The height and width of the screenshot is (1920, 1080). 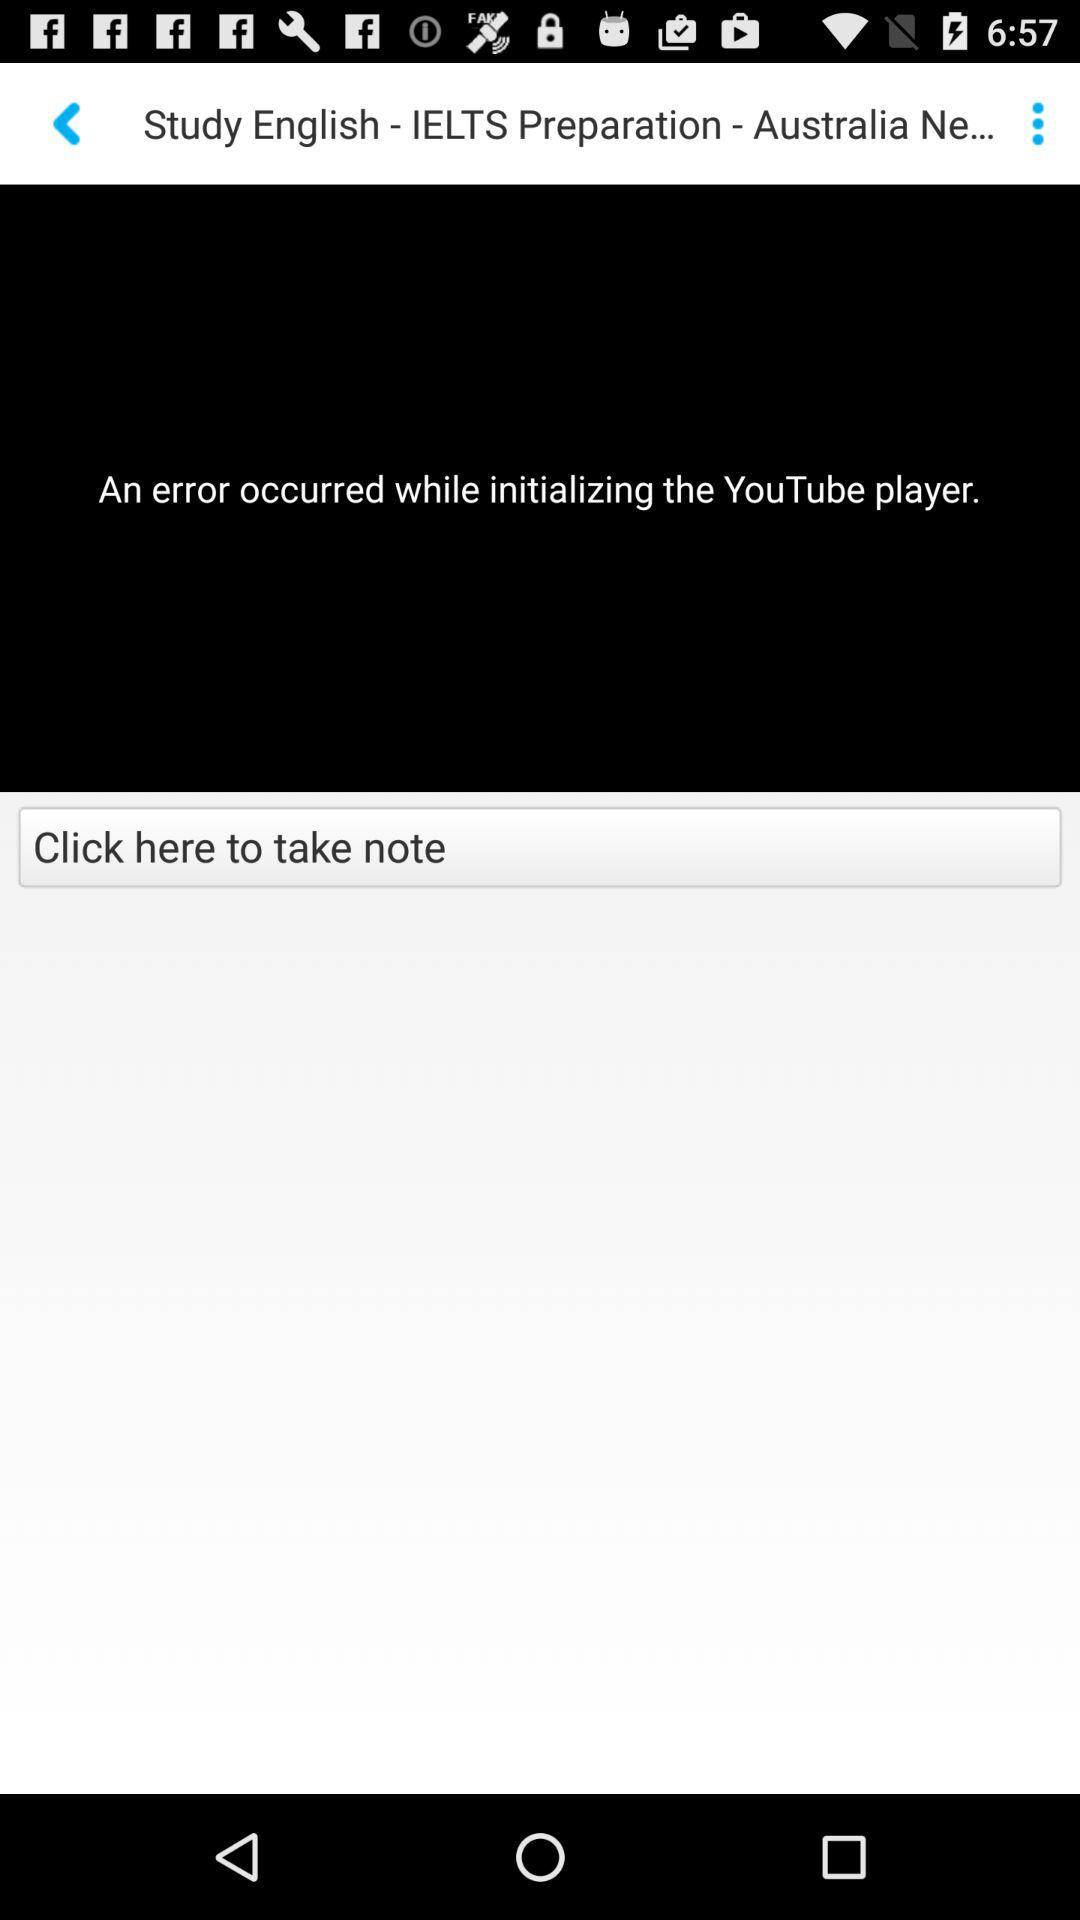 What do you see at coordinates (68, 122) in the screenshot?
I see `the item next to the study english ielts icon` at bounding box center [68, 122].